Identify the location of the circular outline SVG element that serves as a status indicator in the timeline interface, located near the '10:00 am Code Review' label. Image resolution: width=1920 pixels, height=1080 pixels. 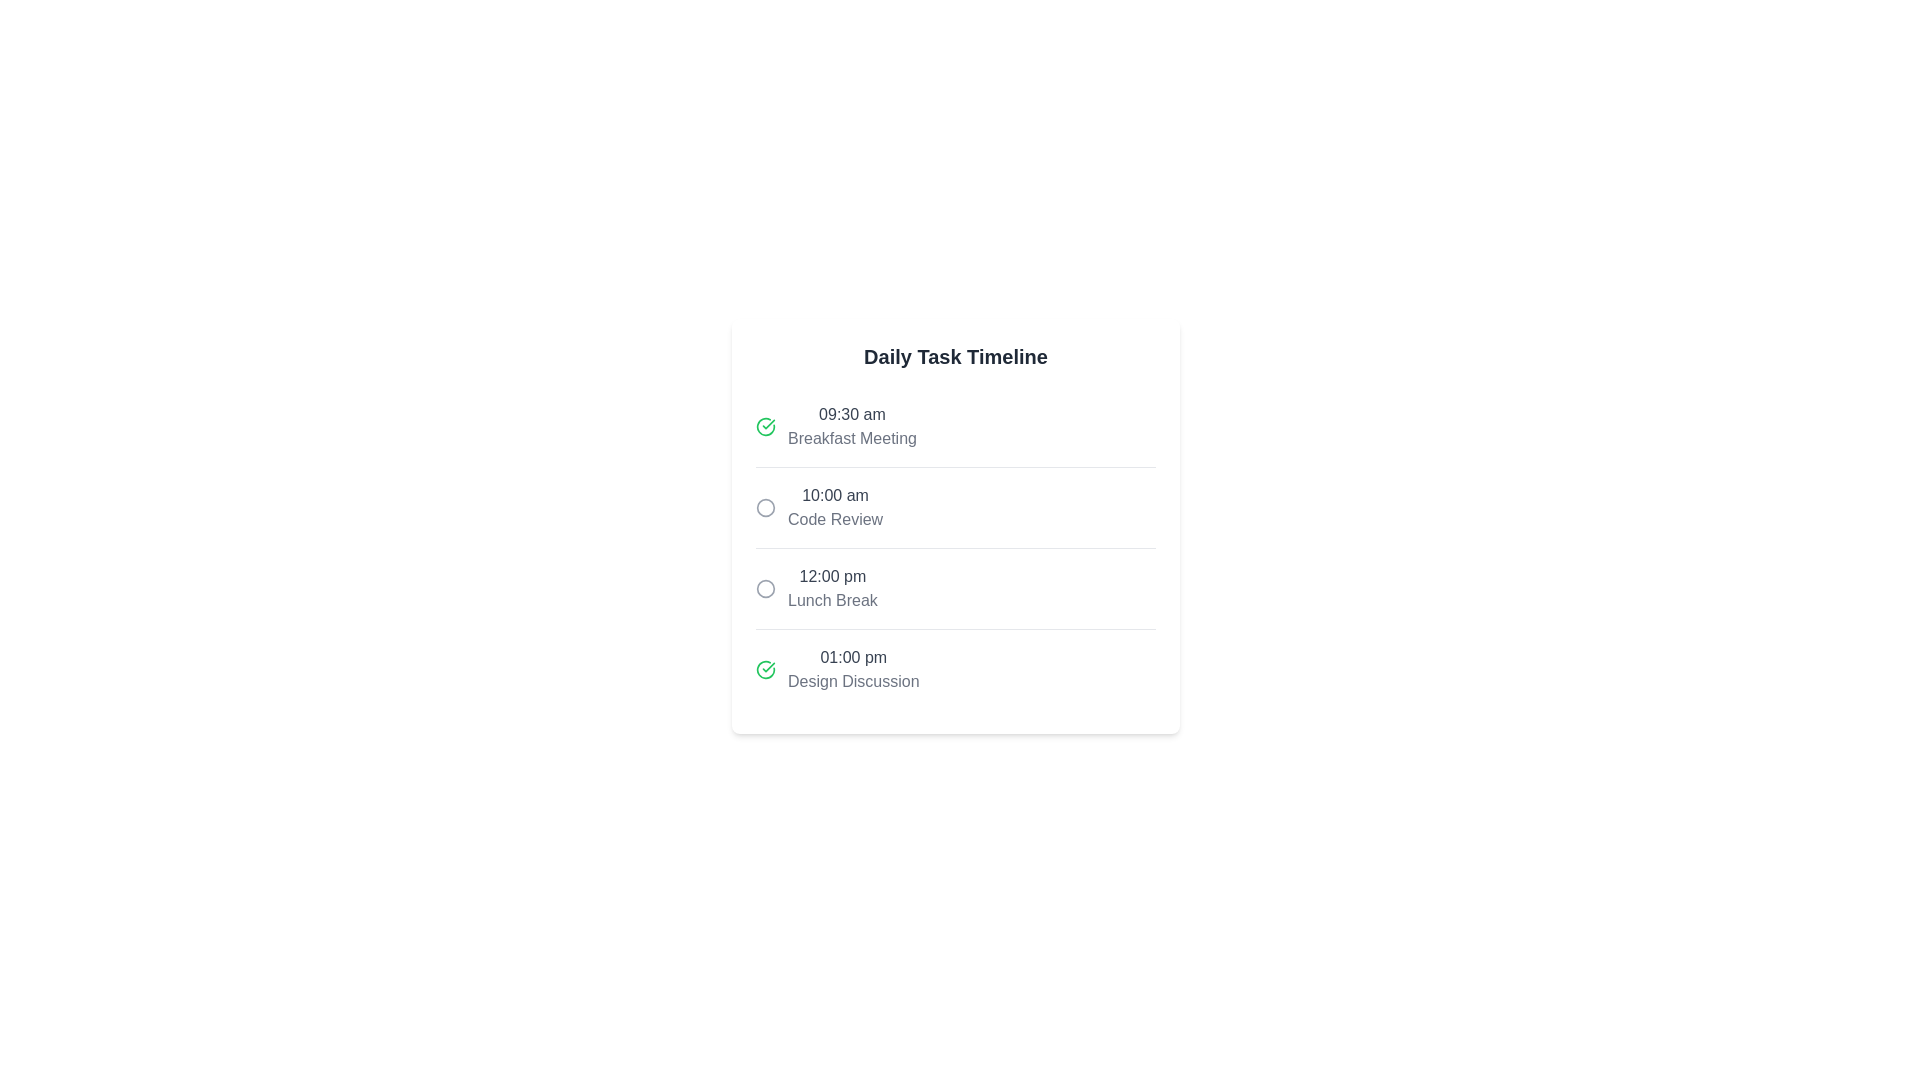
(765, 588).